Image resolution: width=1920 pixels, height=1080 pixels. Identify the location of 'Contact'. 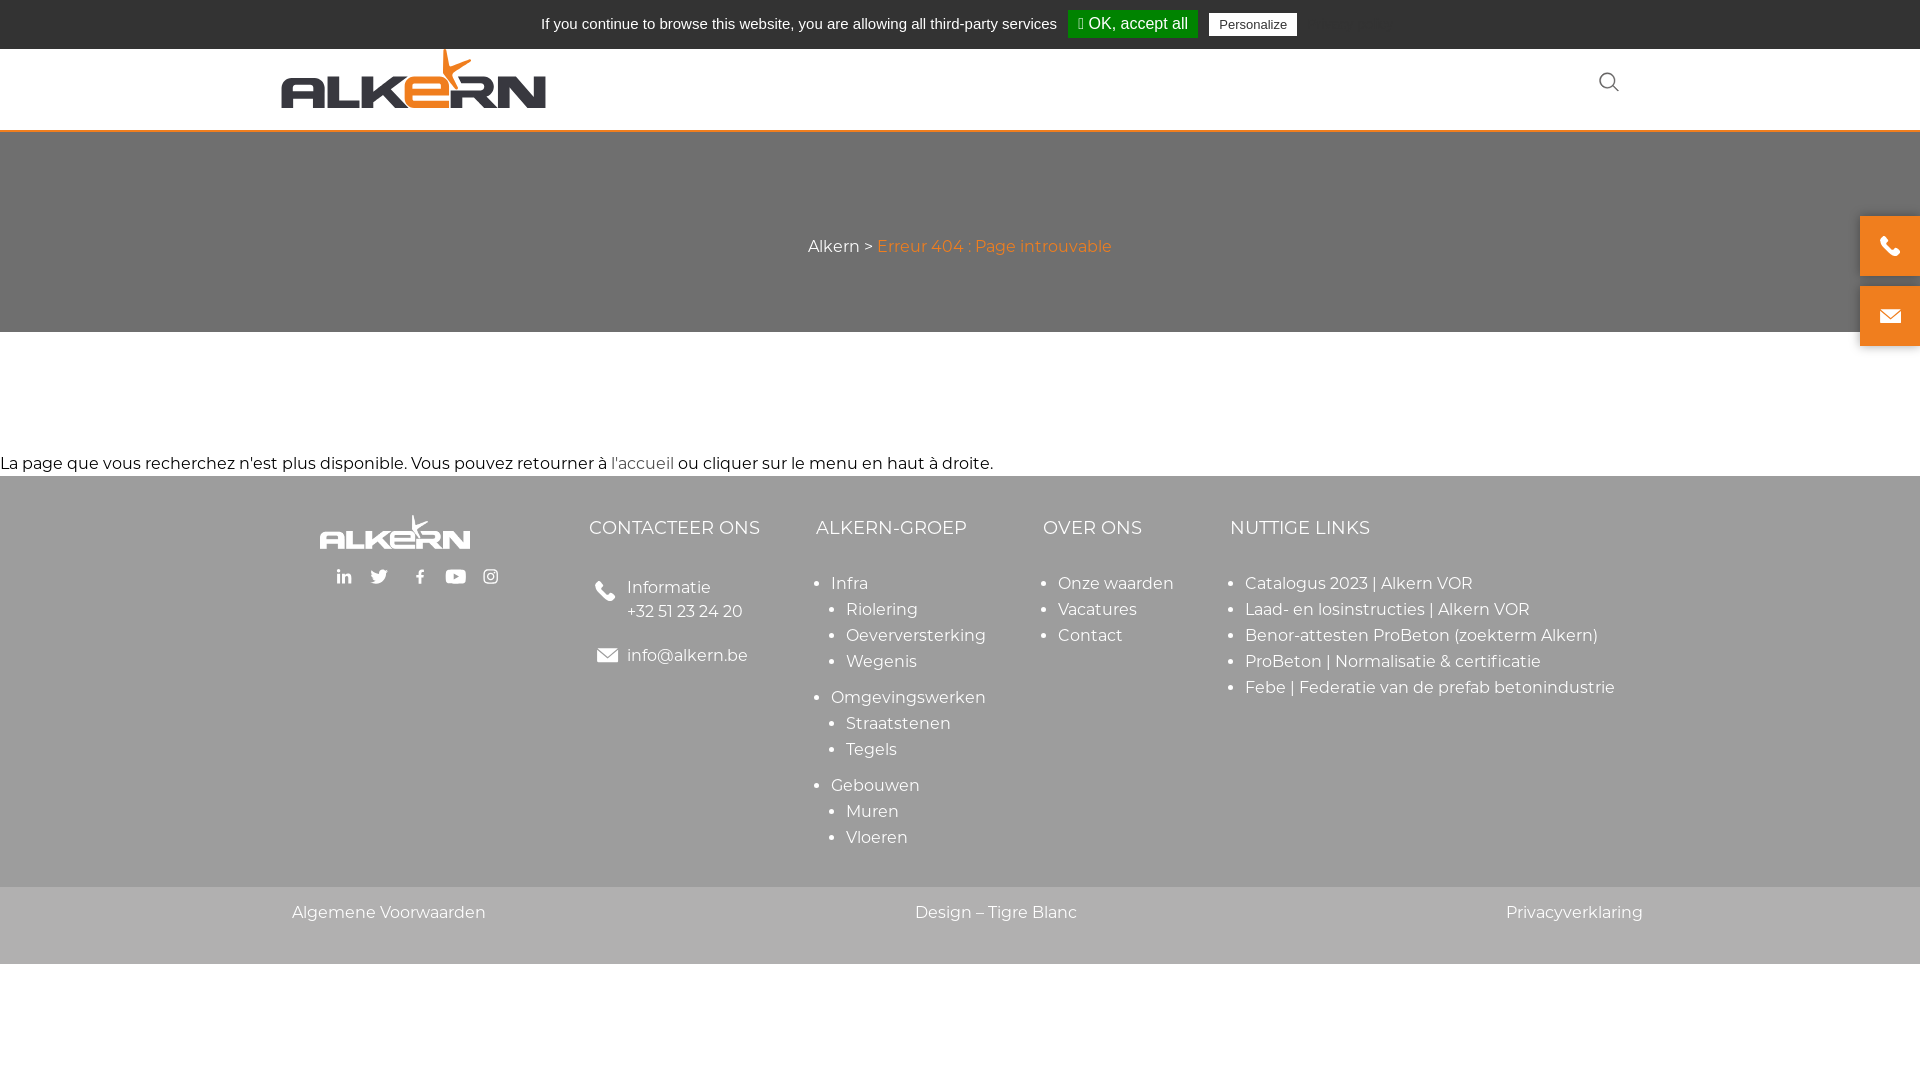
(1089, 635).